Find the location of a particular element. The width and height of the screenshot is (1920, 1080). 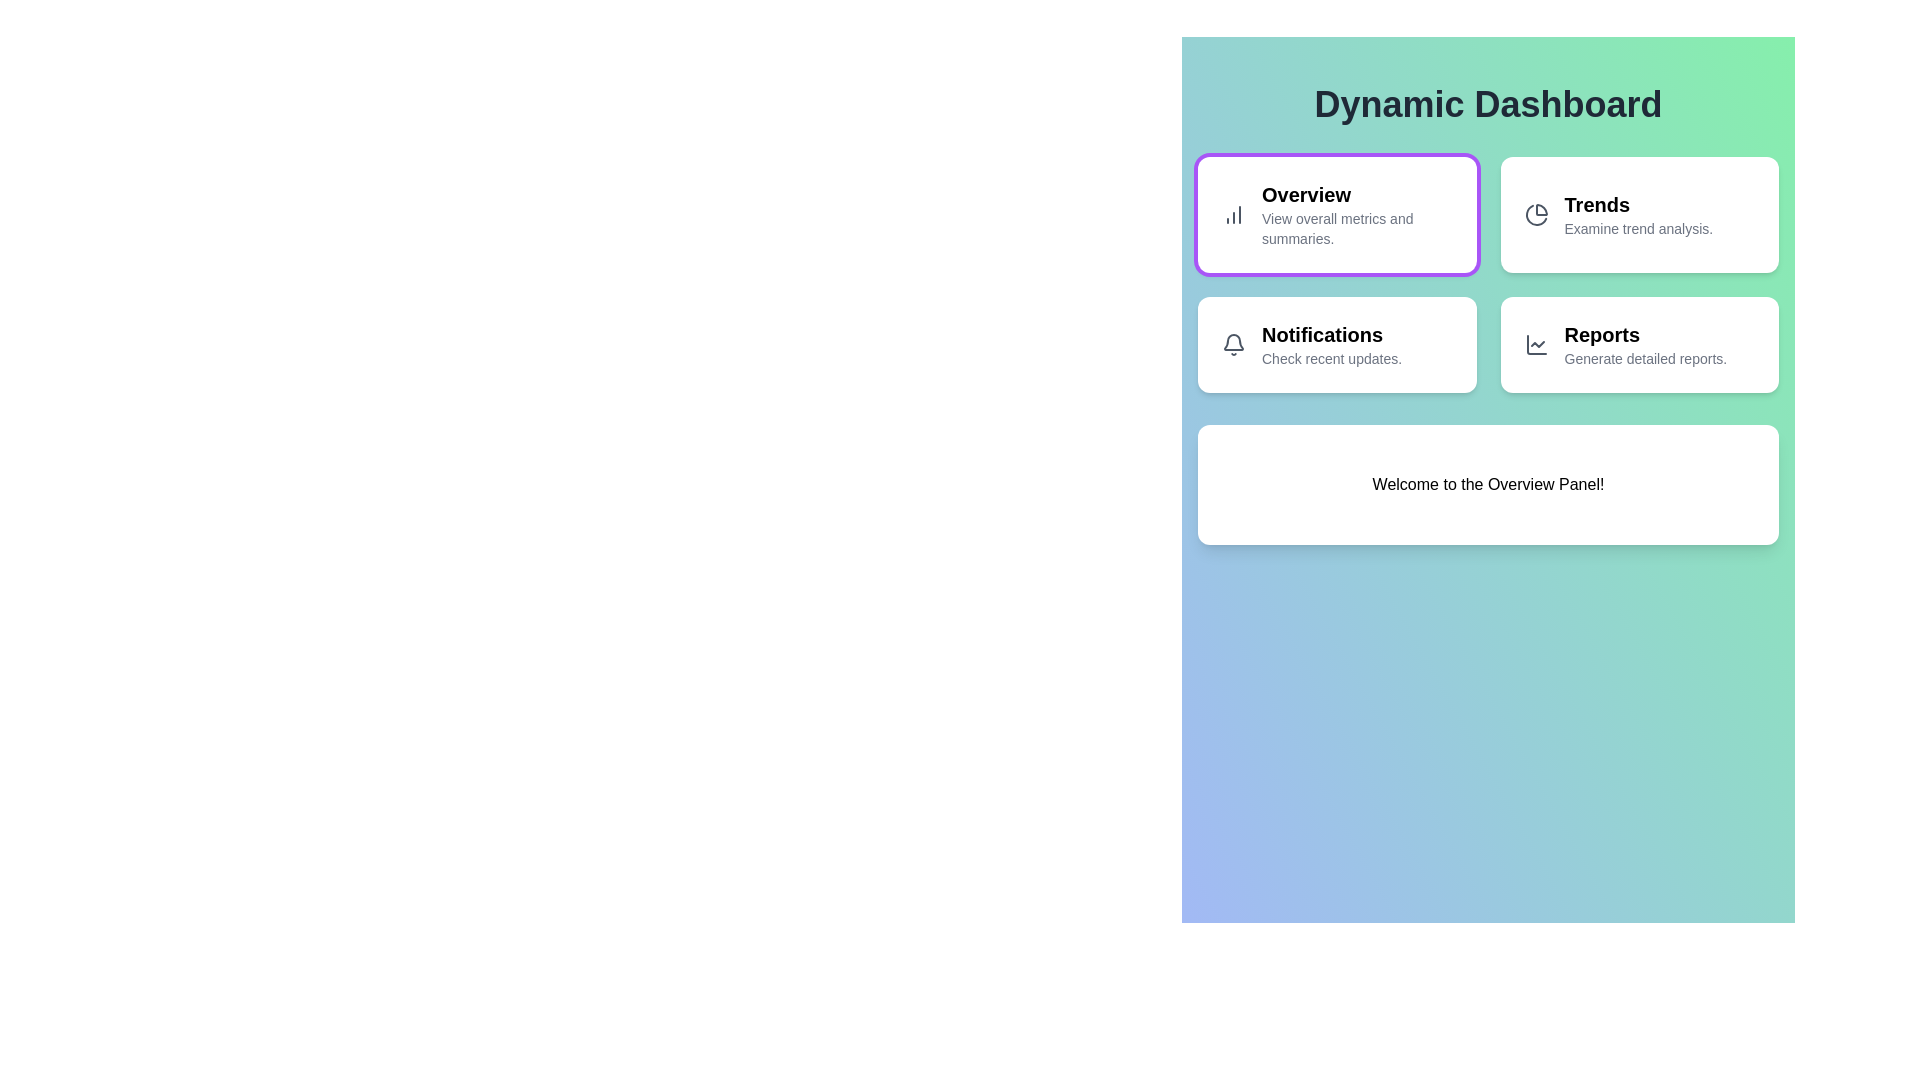

the Notifications panel by clicking its button is located at coordinates (1337, 343).